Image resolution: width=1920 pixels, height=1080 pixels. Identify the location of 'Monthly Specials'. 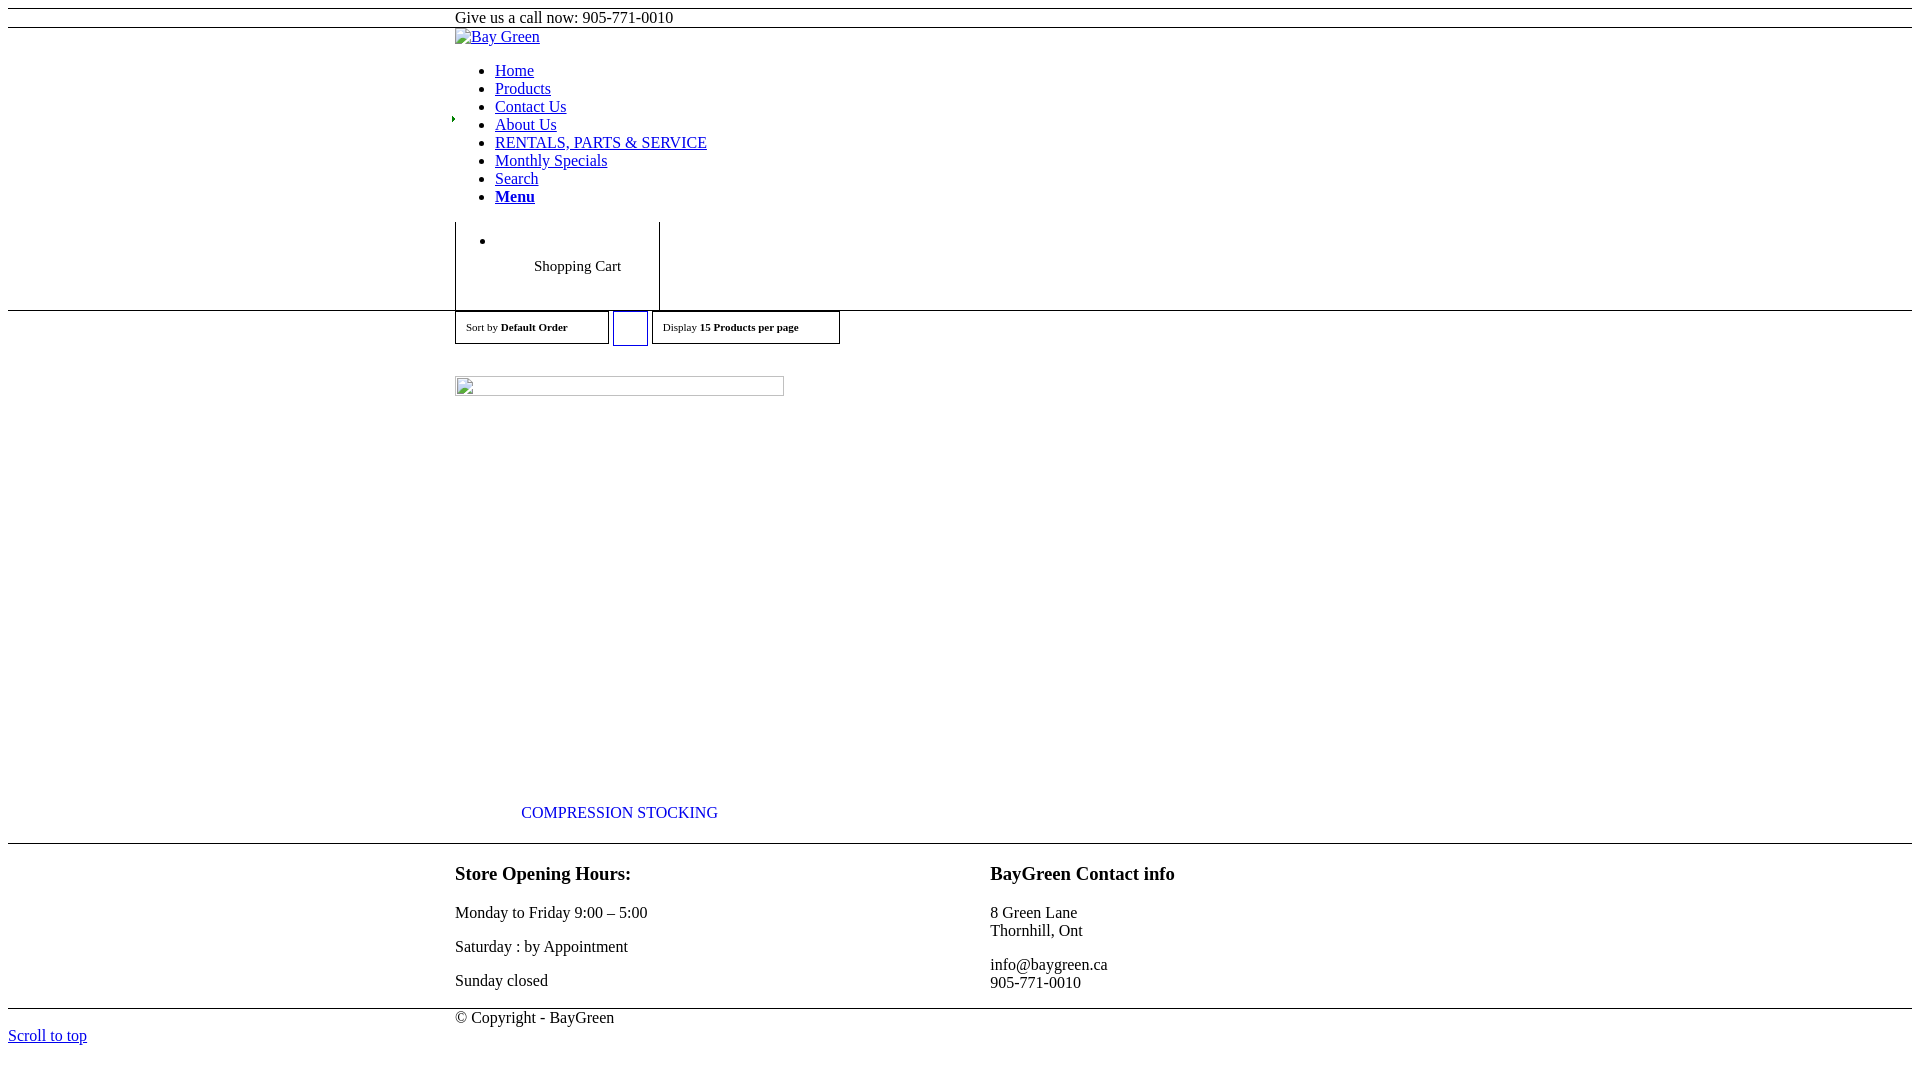
(494, 159).